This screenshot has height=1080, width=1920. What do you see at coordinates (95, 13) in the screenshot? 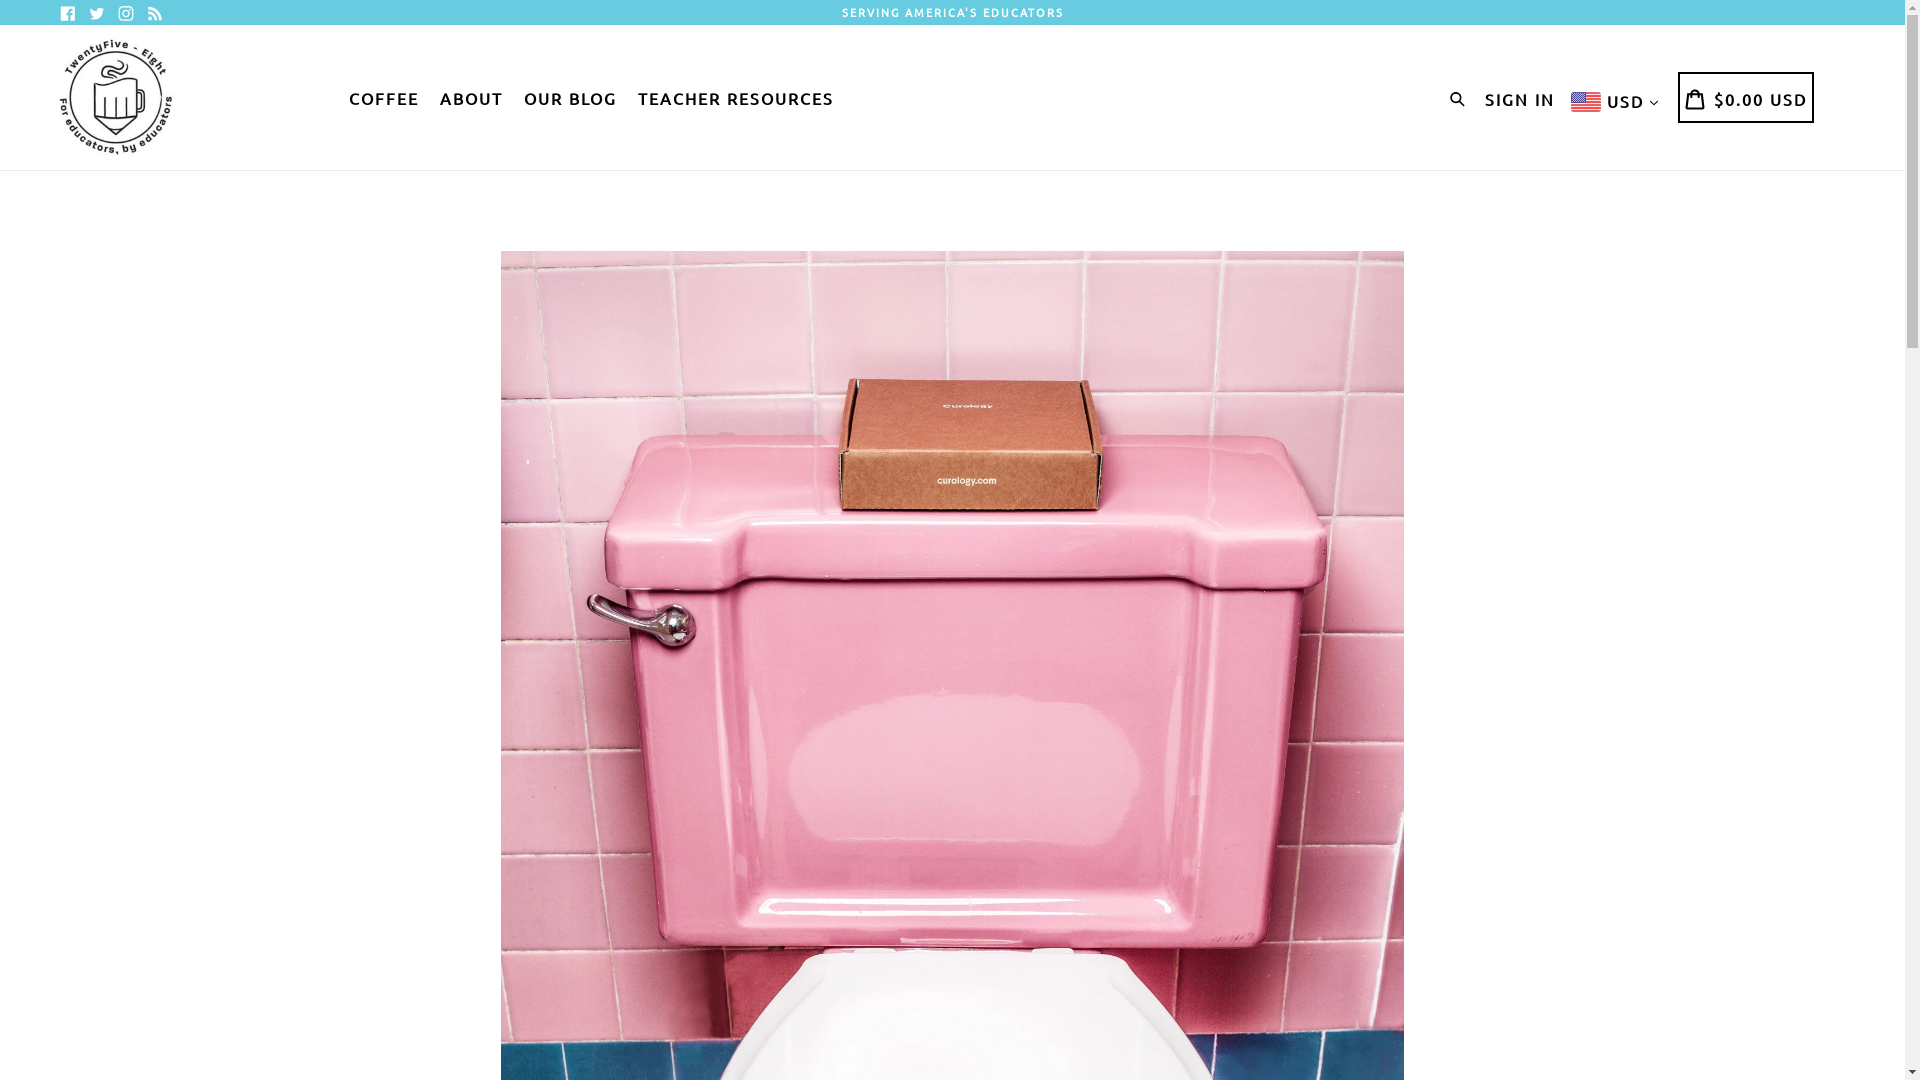
I see `'Twitter'` at bounding box center [95, 13].